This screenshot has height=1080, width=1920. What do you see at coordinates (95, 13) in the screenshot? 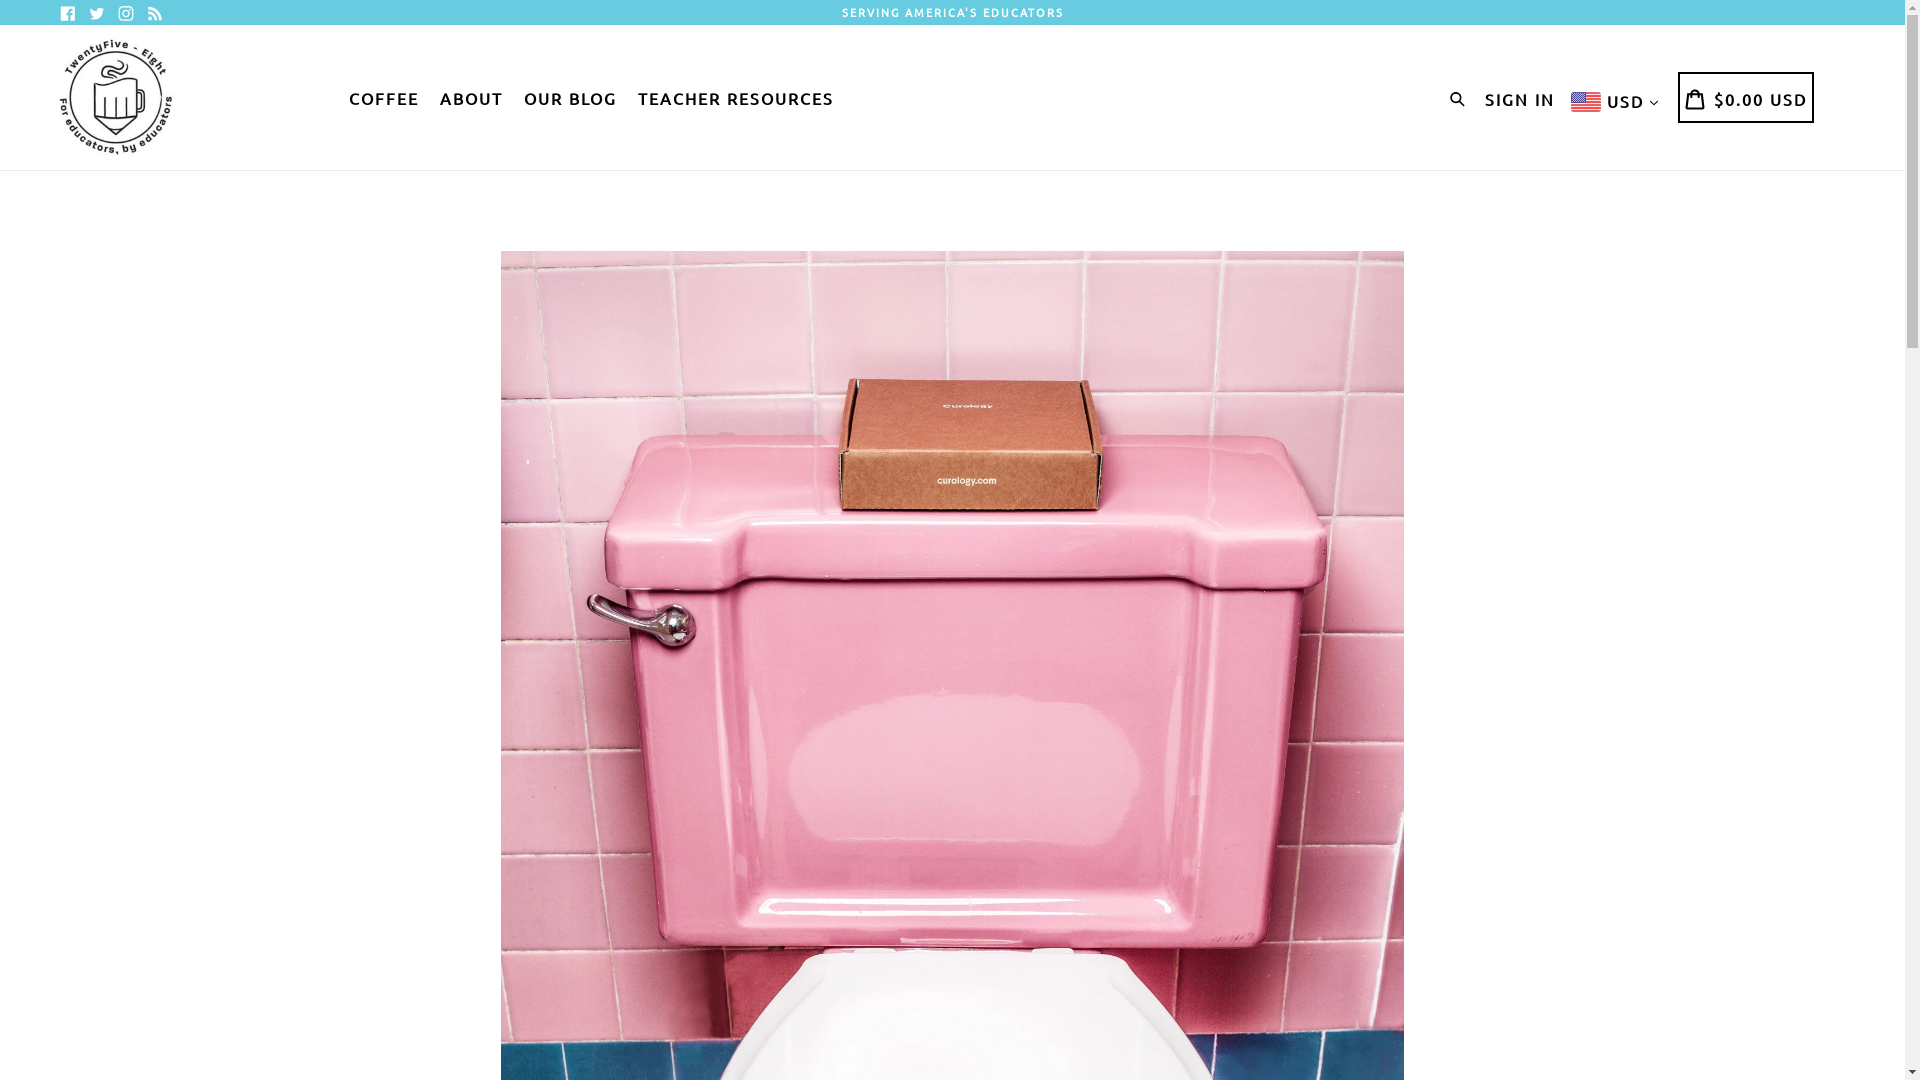
I see `'Twitter'` at bounding box center [95, 13].